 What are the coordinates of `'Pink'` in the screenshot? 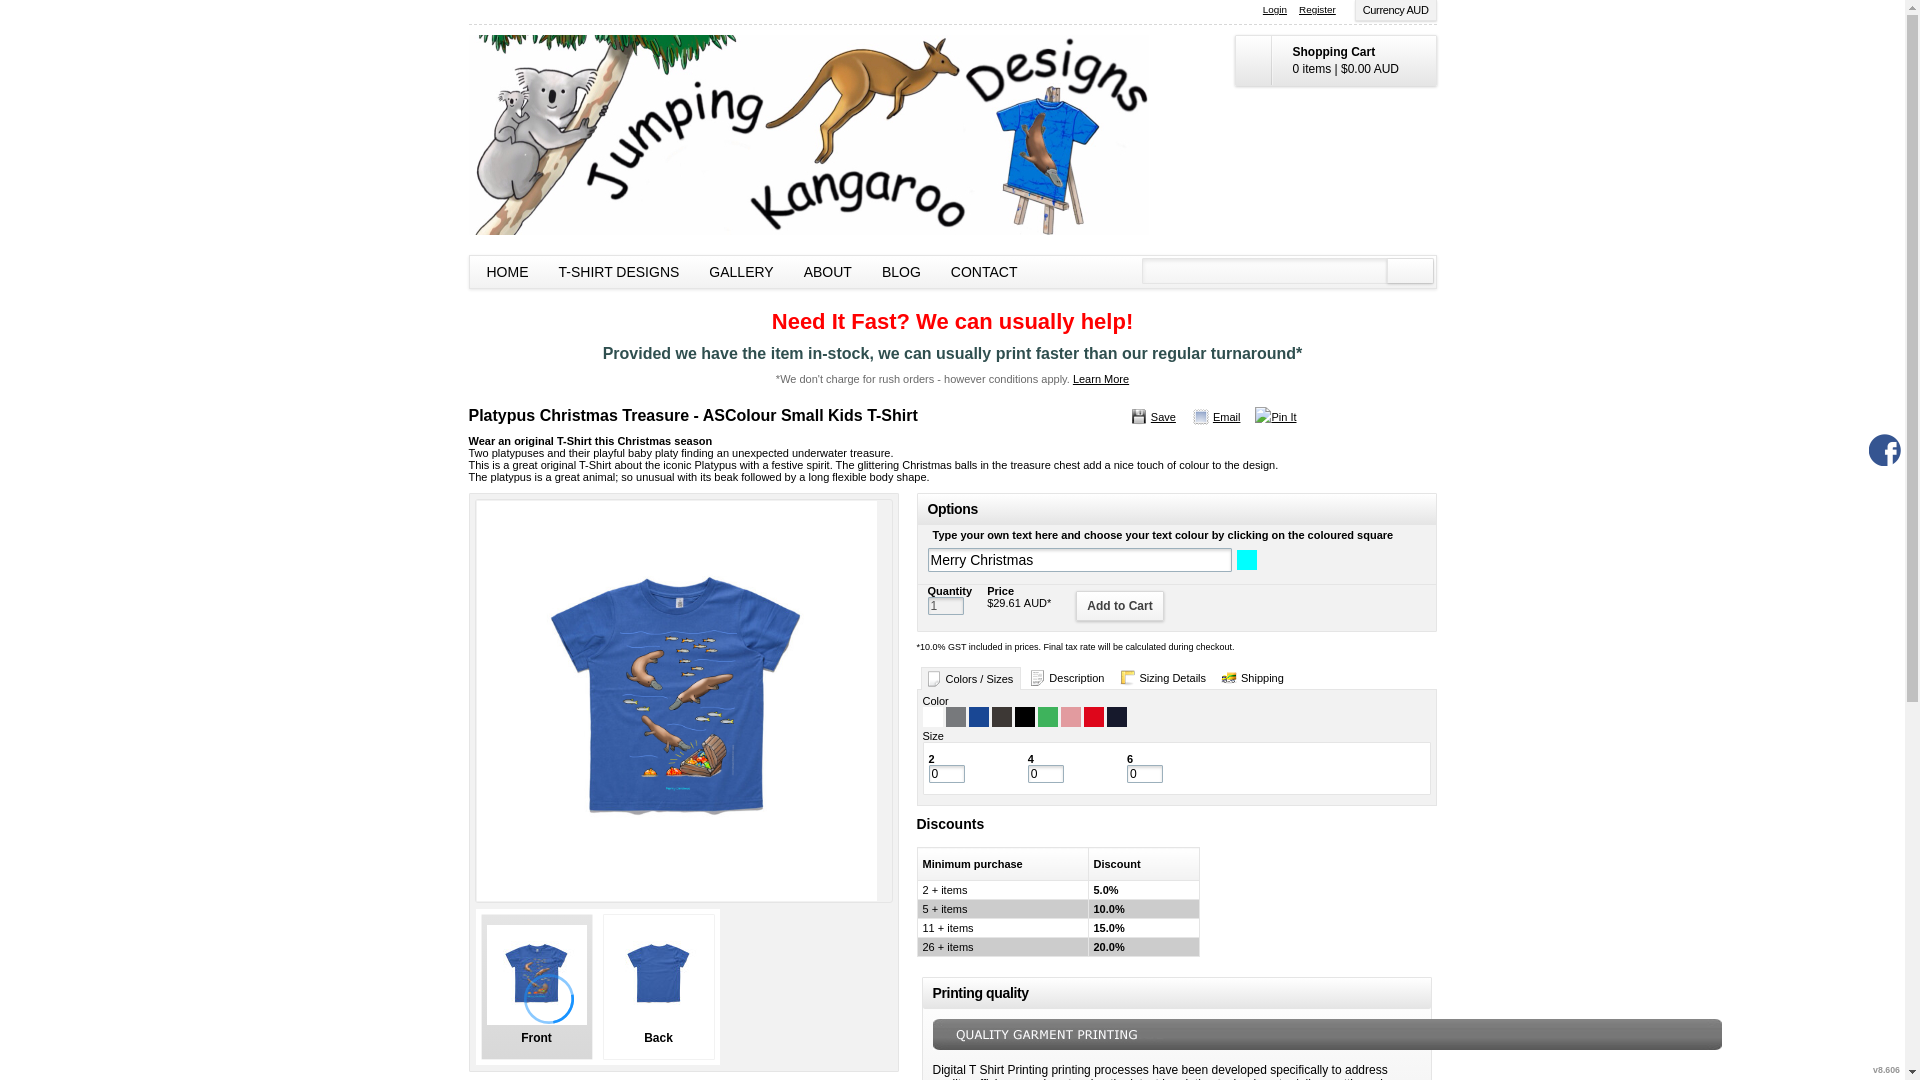 It's located at (1069, 716).